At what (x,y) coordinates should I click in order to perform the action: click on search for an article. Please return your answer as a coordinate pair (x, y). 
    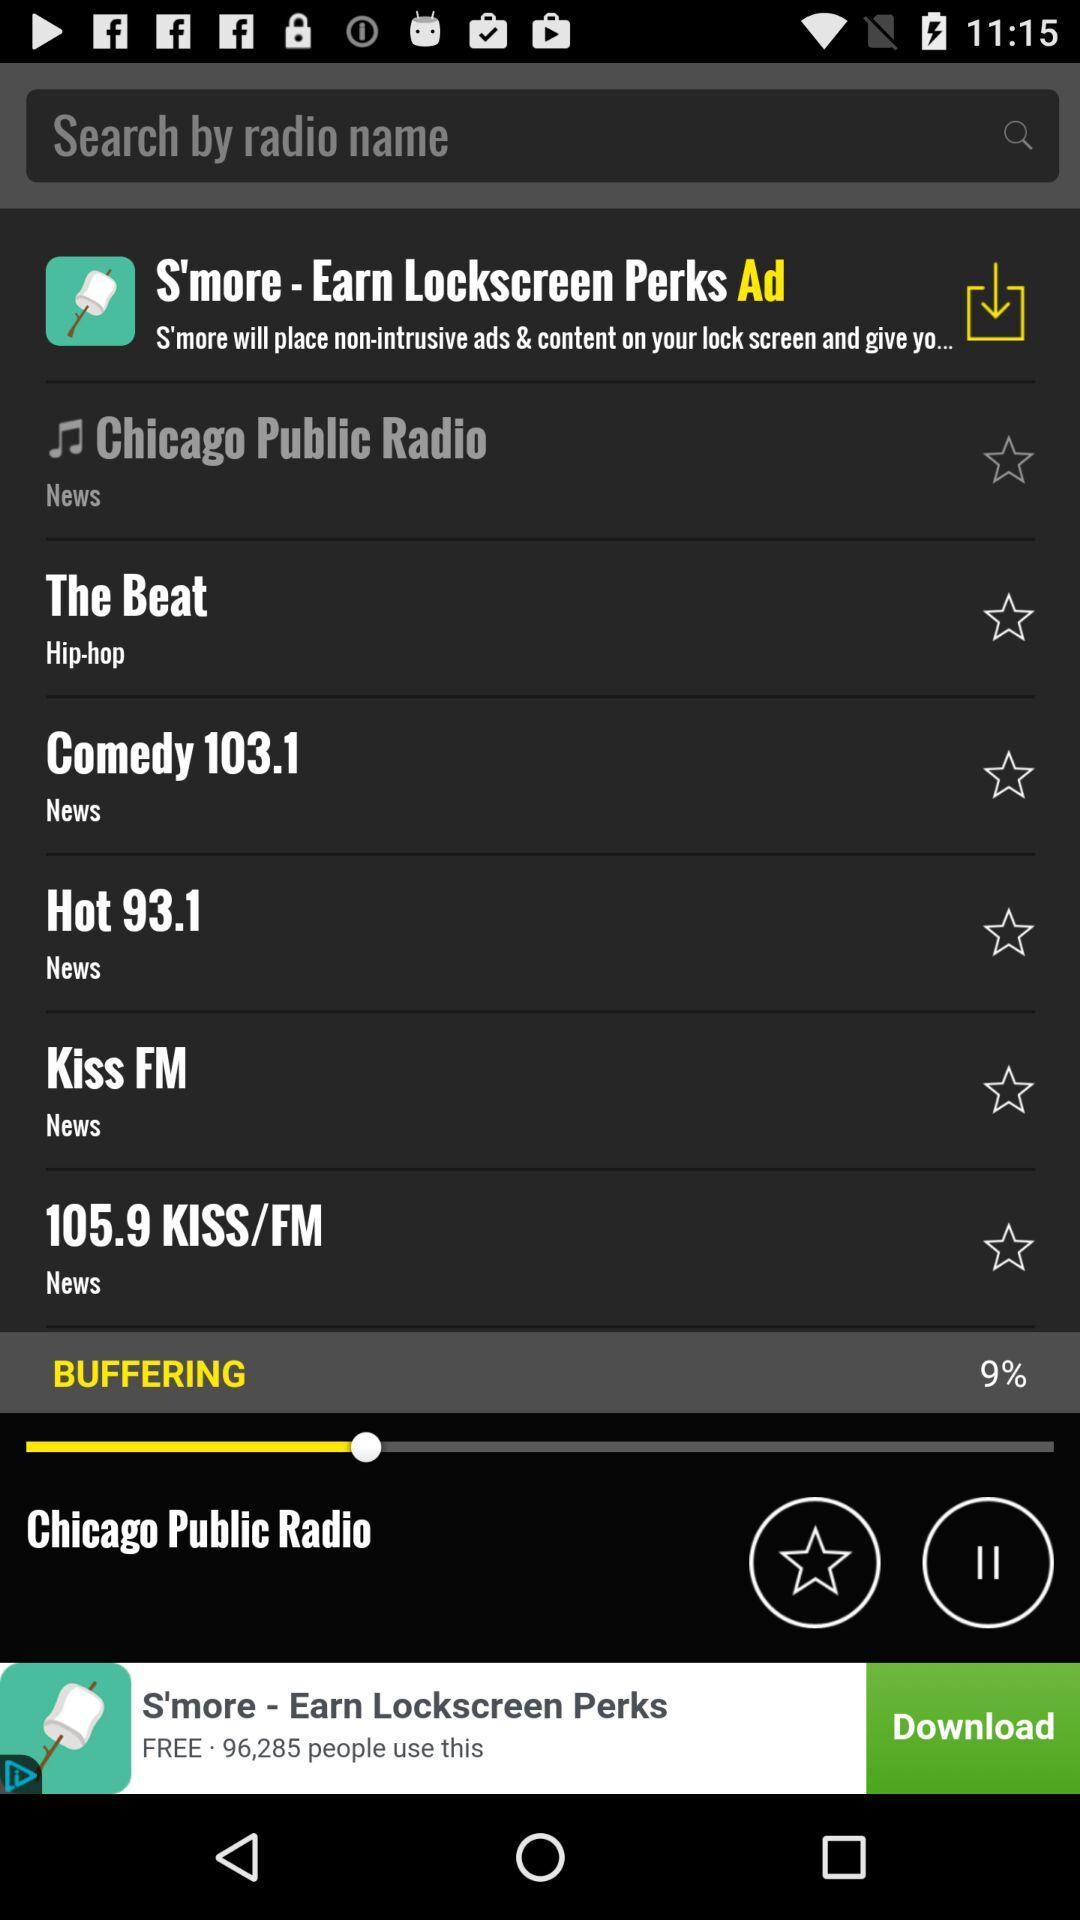
    Looking at the image, I should click on (542, 134).